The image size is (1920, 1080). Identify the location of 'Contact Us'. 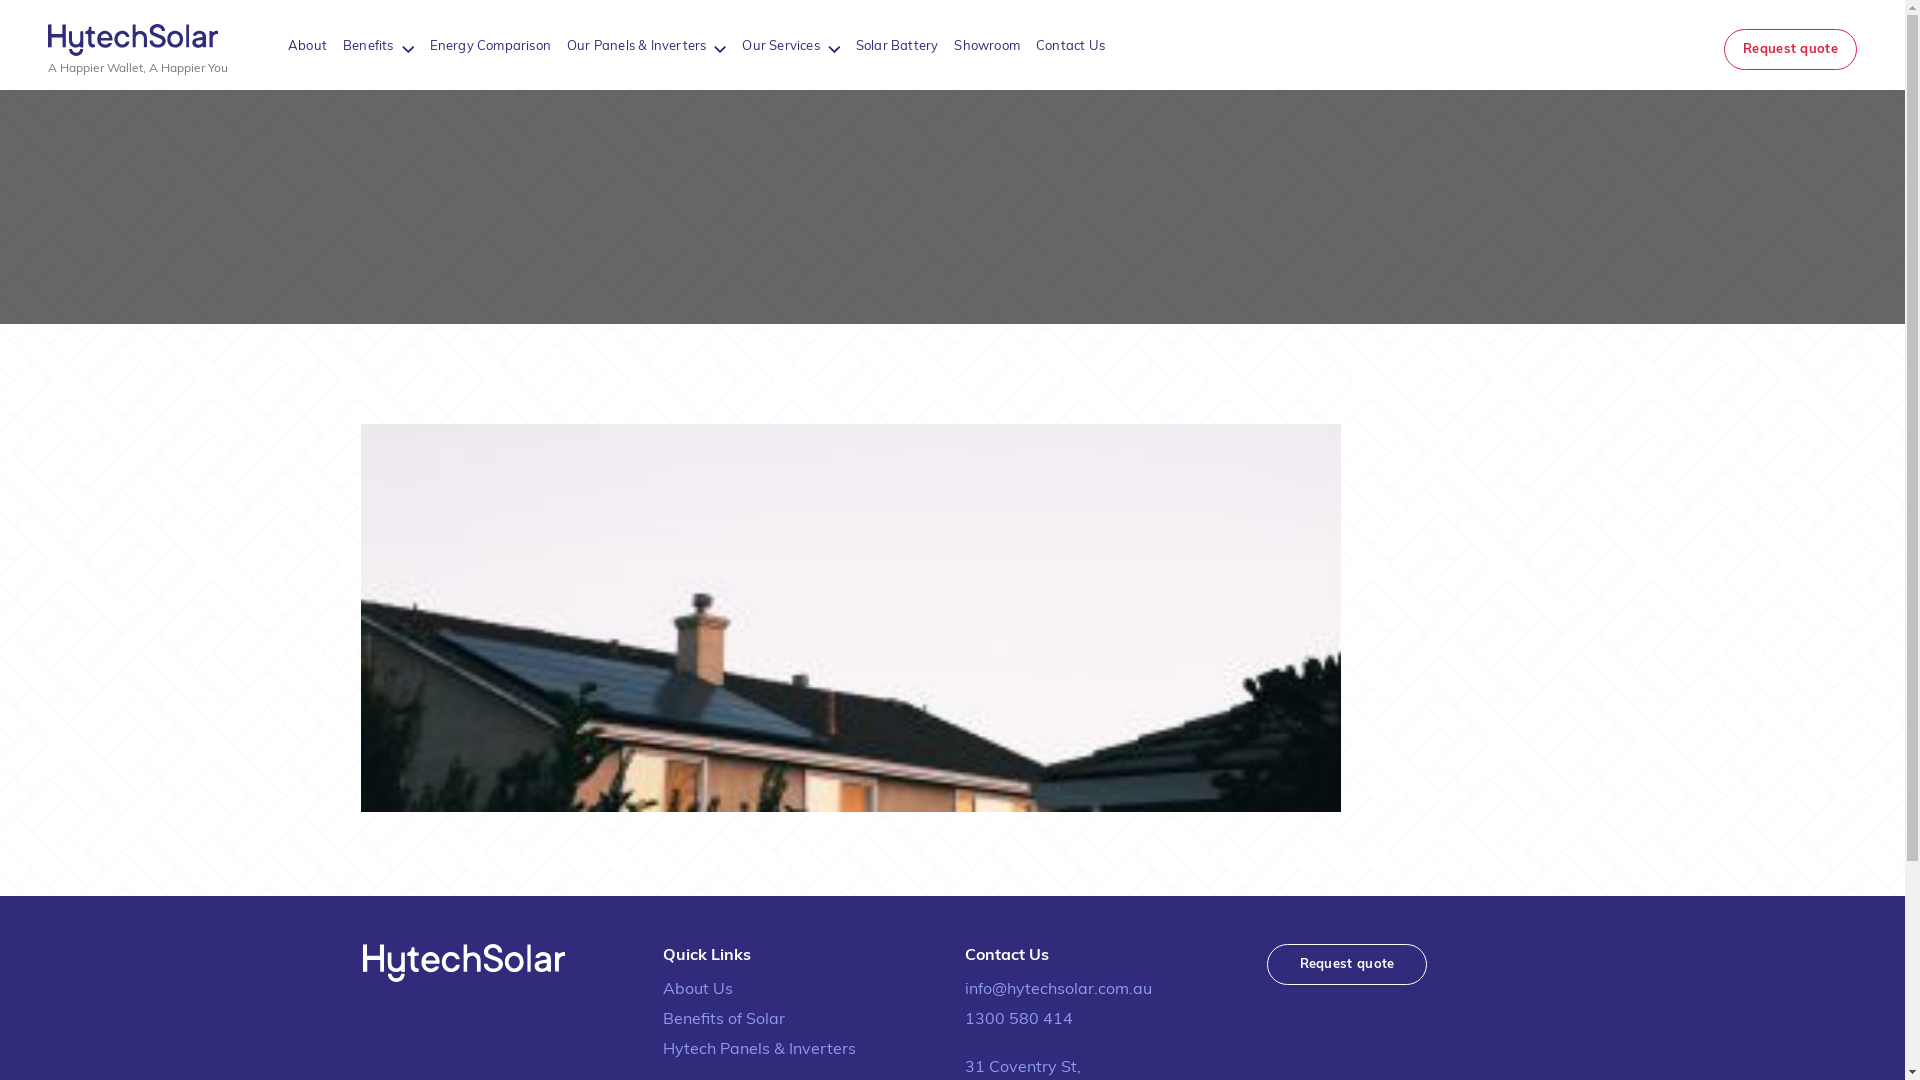
(1036, 45).